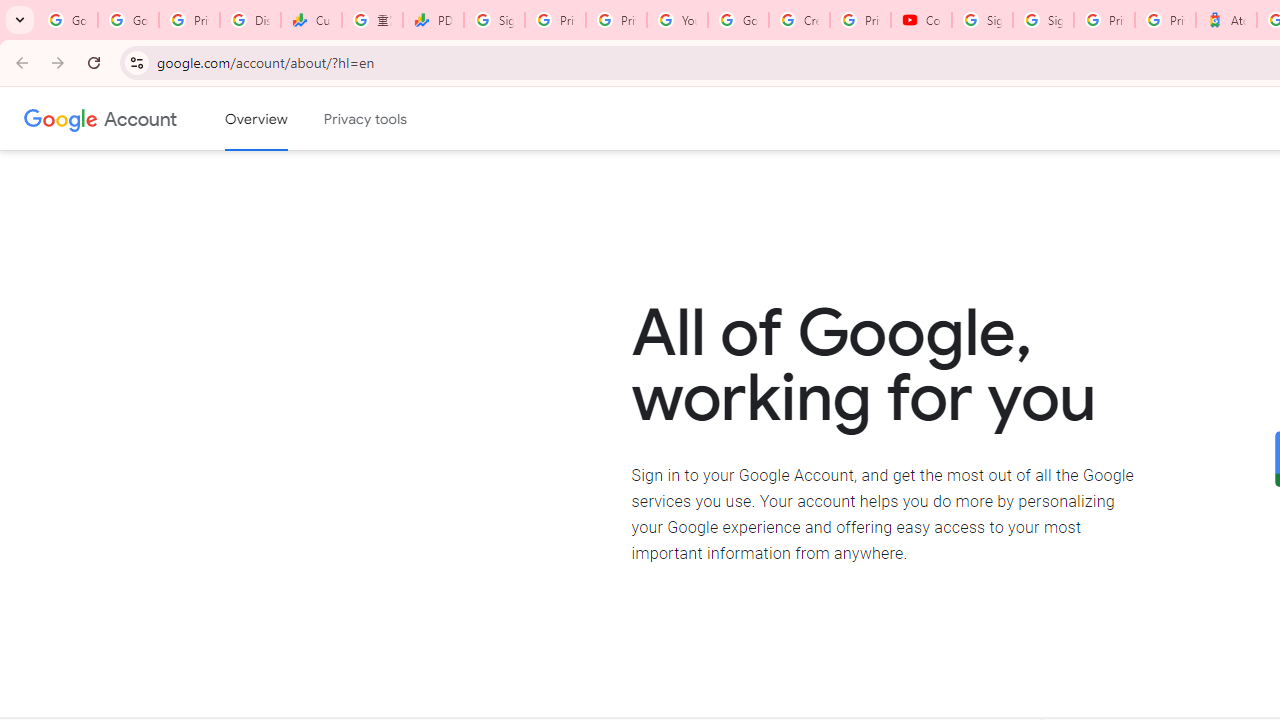 The height and width of the screenshot is (720, 1280). What do you see at coordinates (139, 118) in the screenshot?
I see `'Google Account'` at bounding box center [139, 118].